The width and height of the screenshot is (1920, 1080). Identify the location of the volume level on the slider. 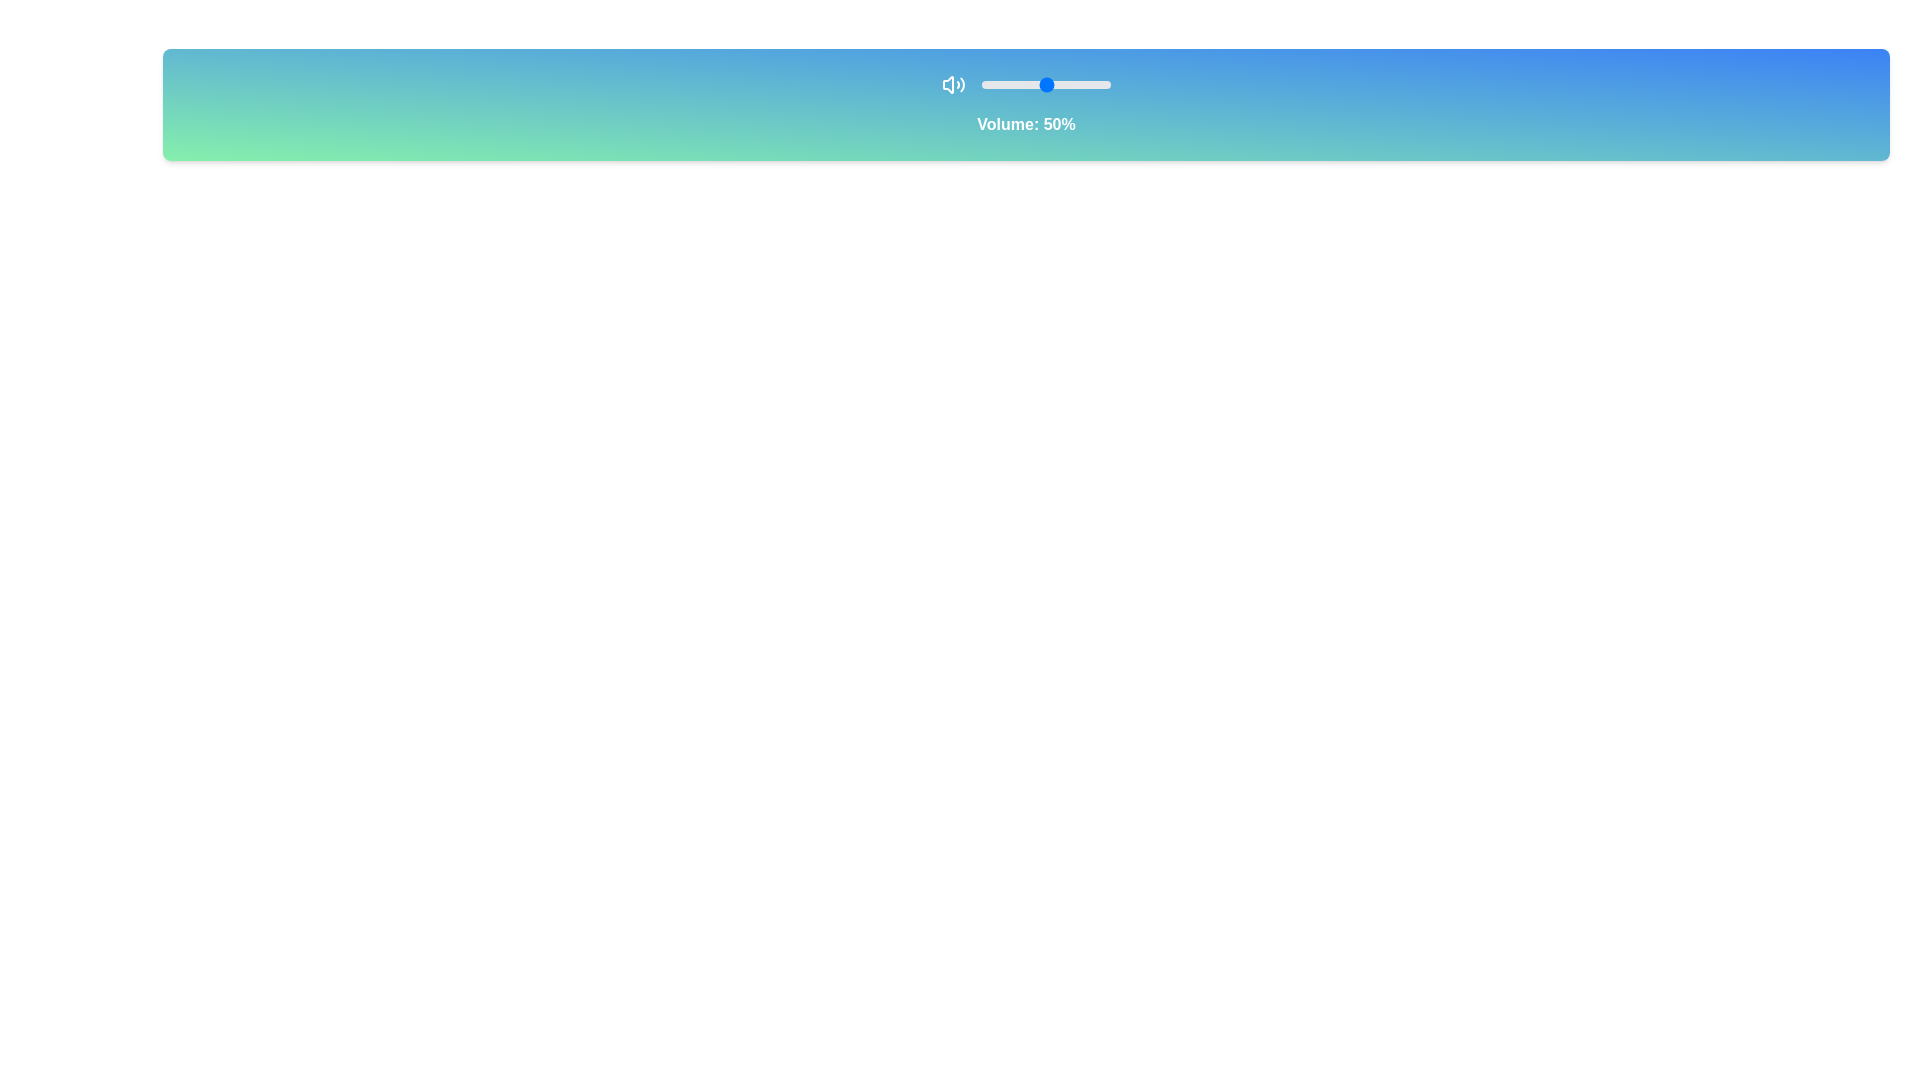
(1098, 83).